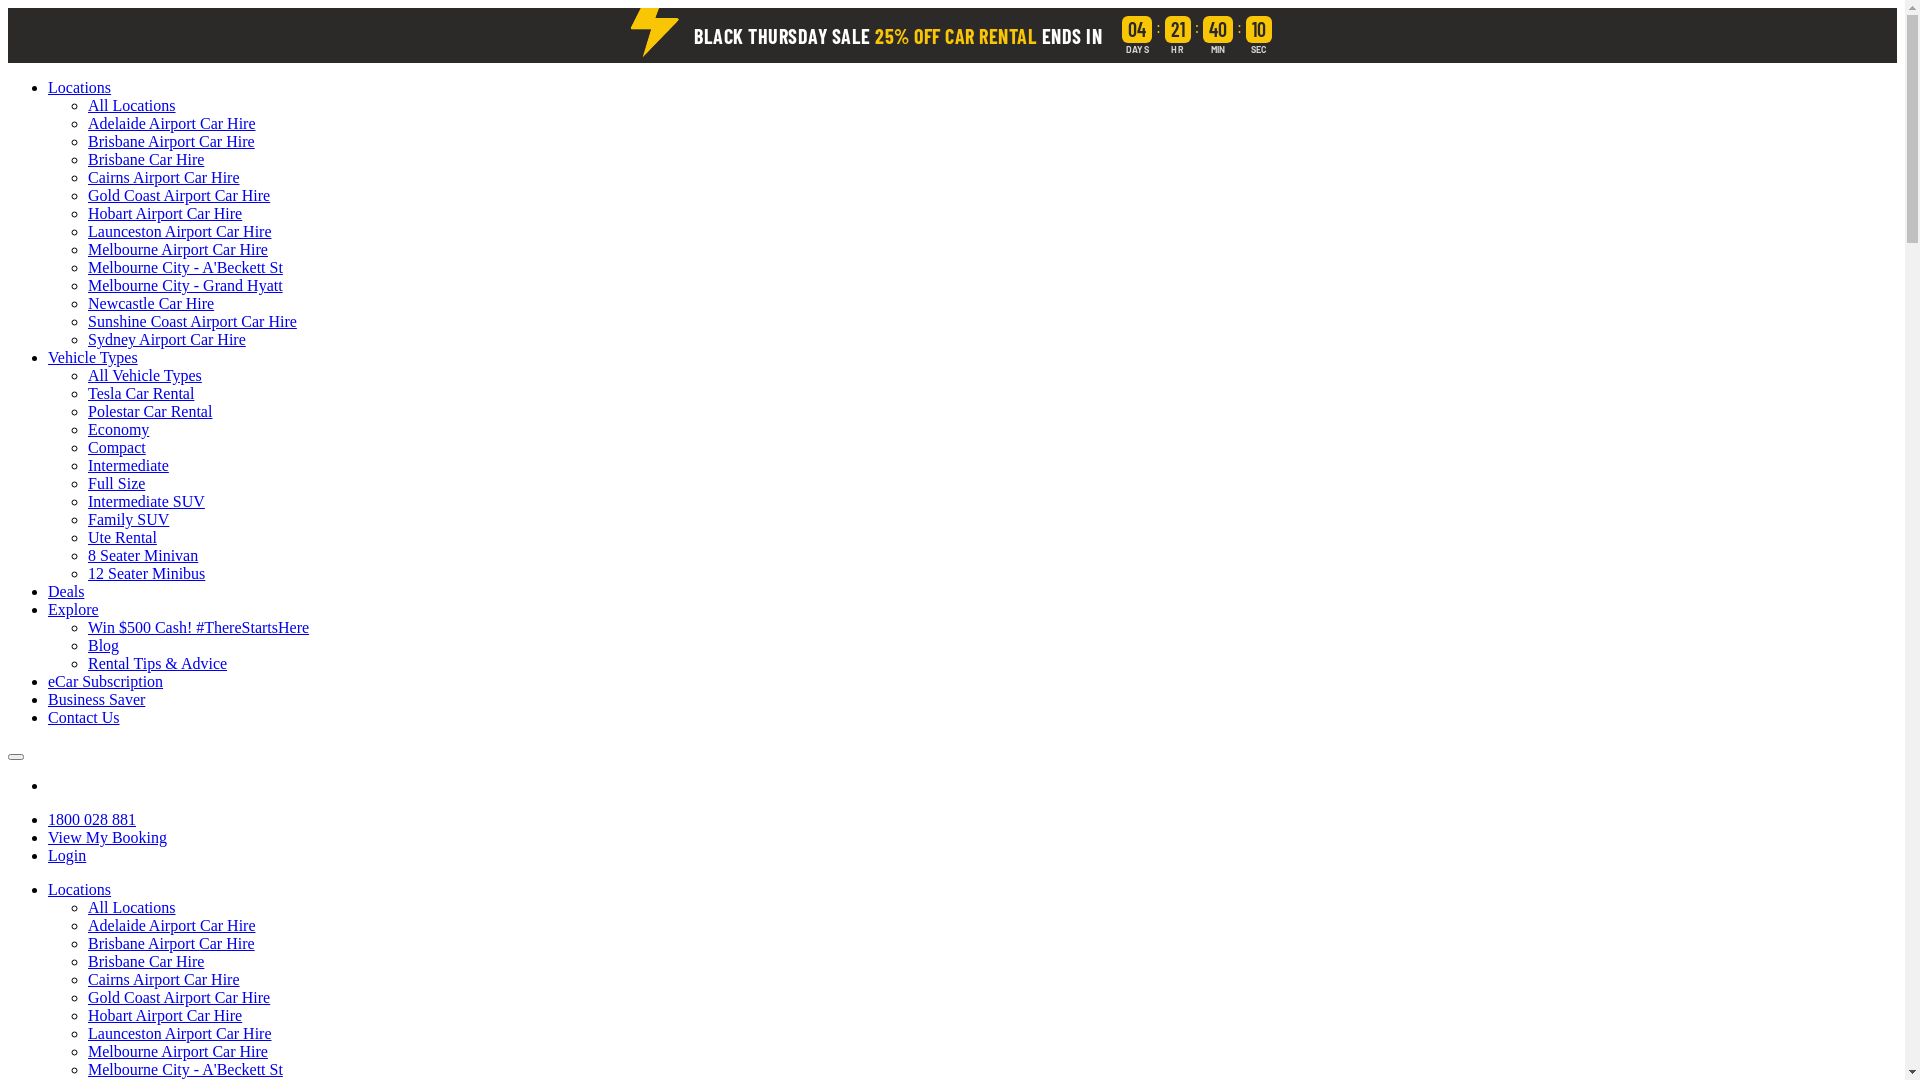 The width and height of the screenshot is (1920, 1080). I want to click on 'All Locations', so click(130, 105).